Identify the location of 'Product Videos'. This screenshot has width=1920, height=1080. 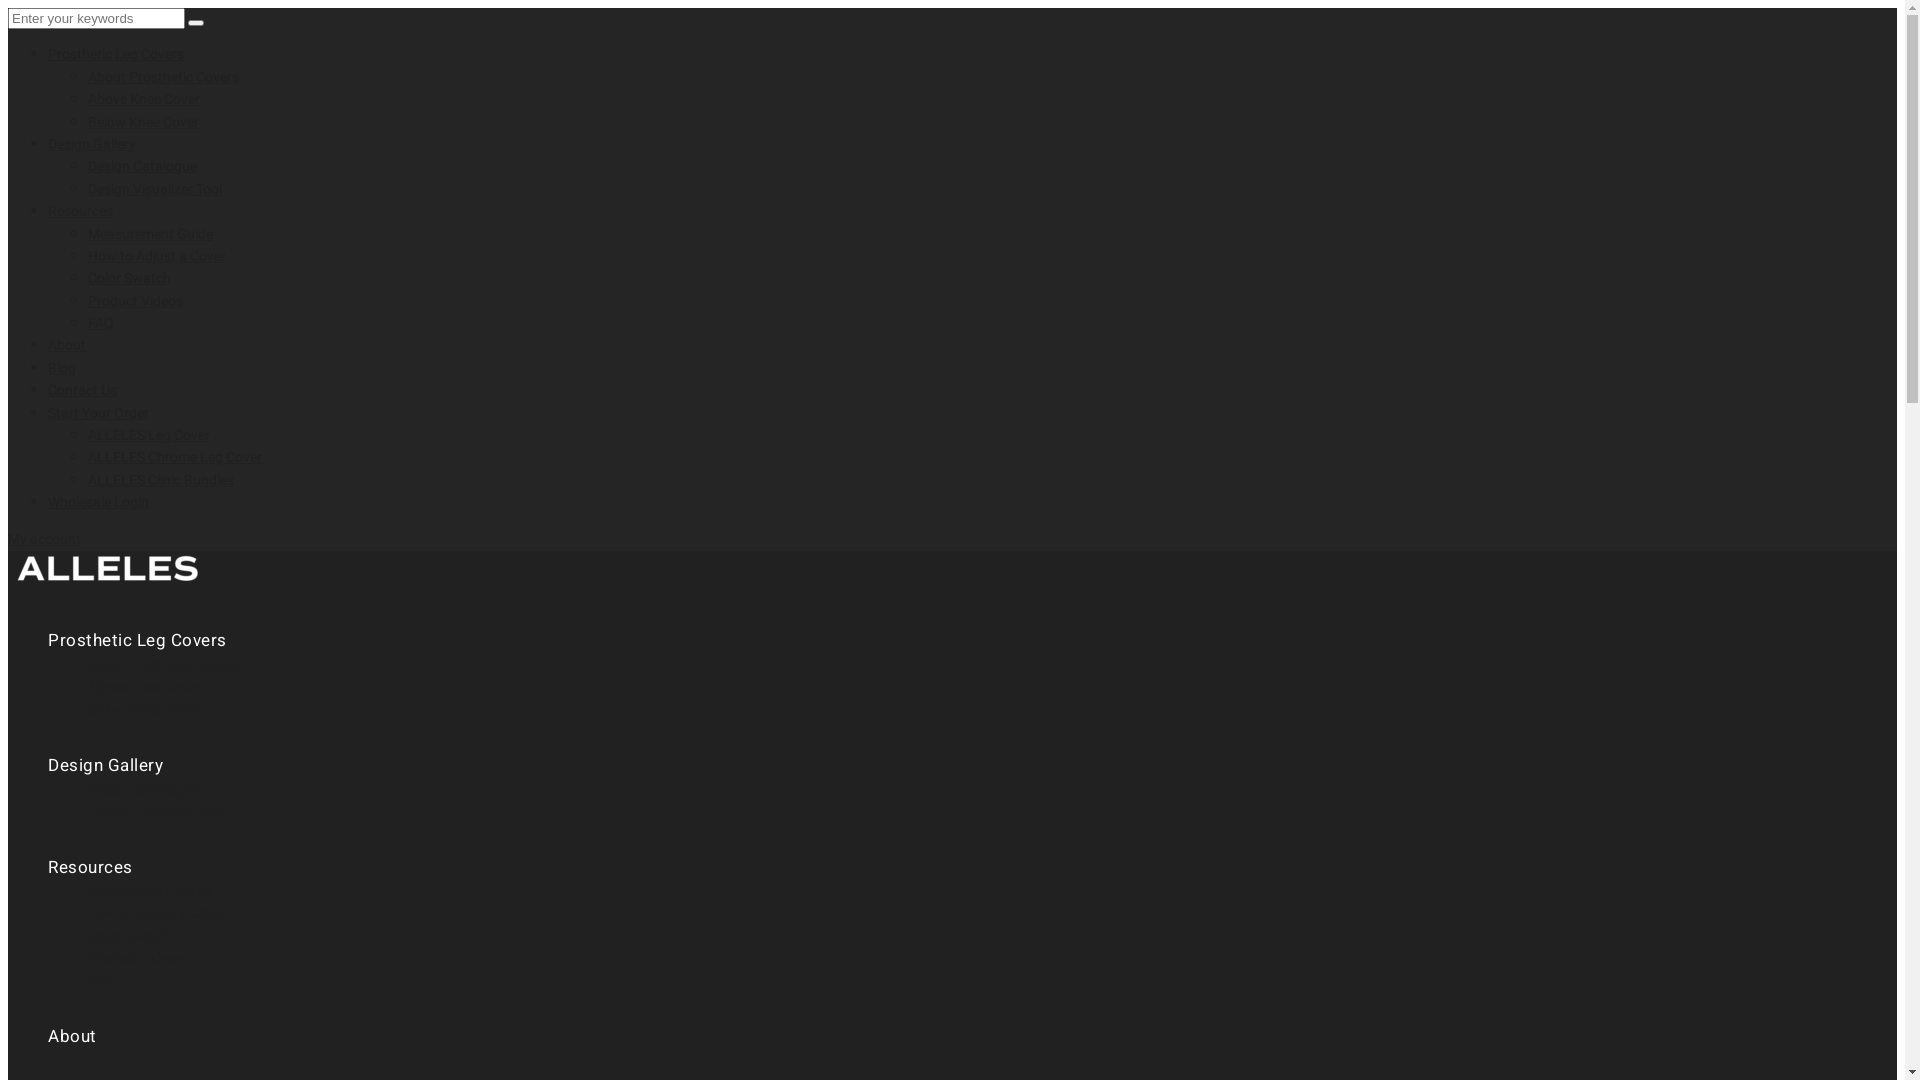
(86, 301).